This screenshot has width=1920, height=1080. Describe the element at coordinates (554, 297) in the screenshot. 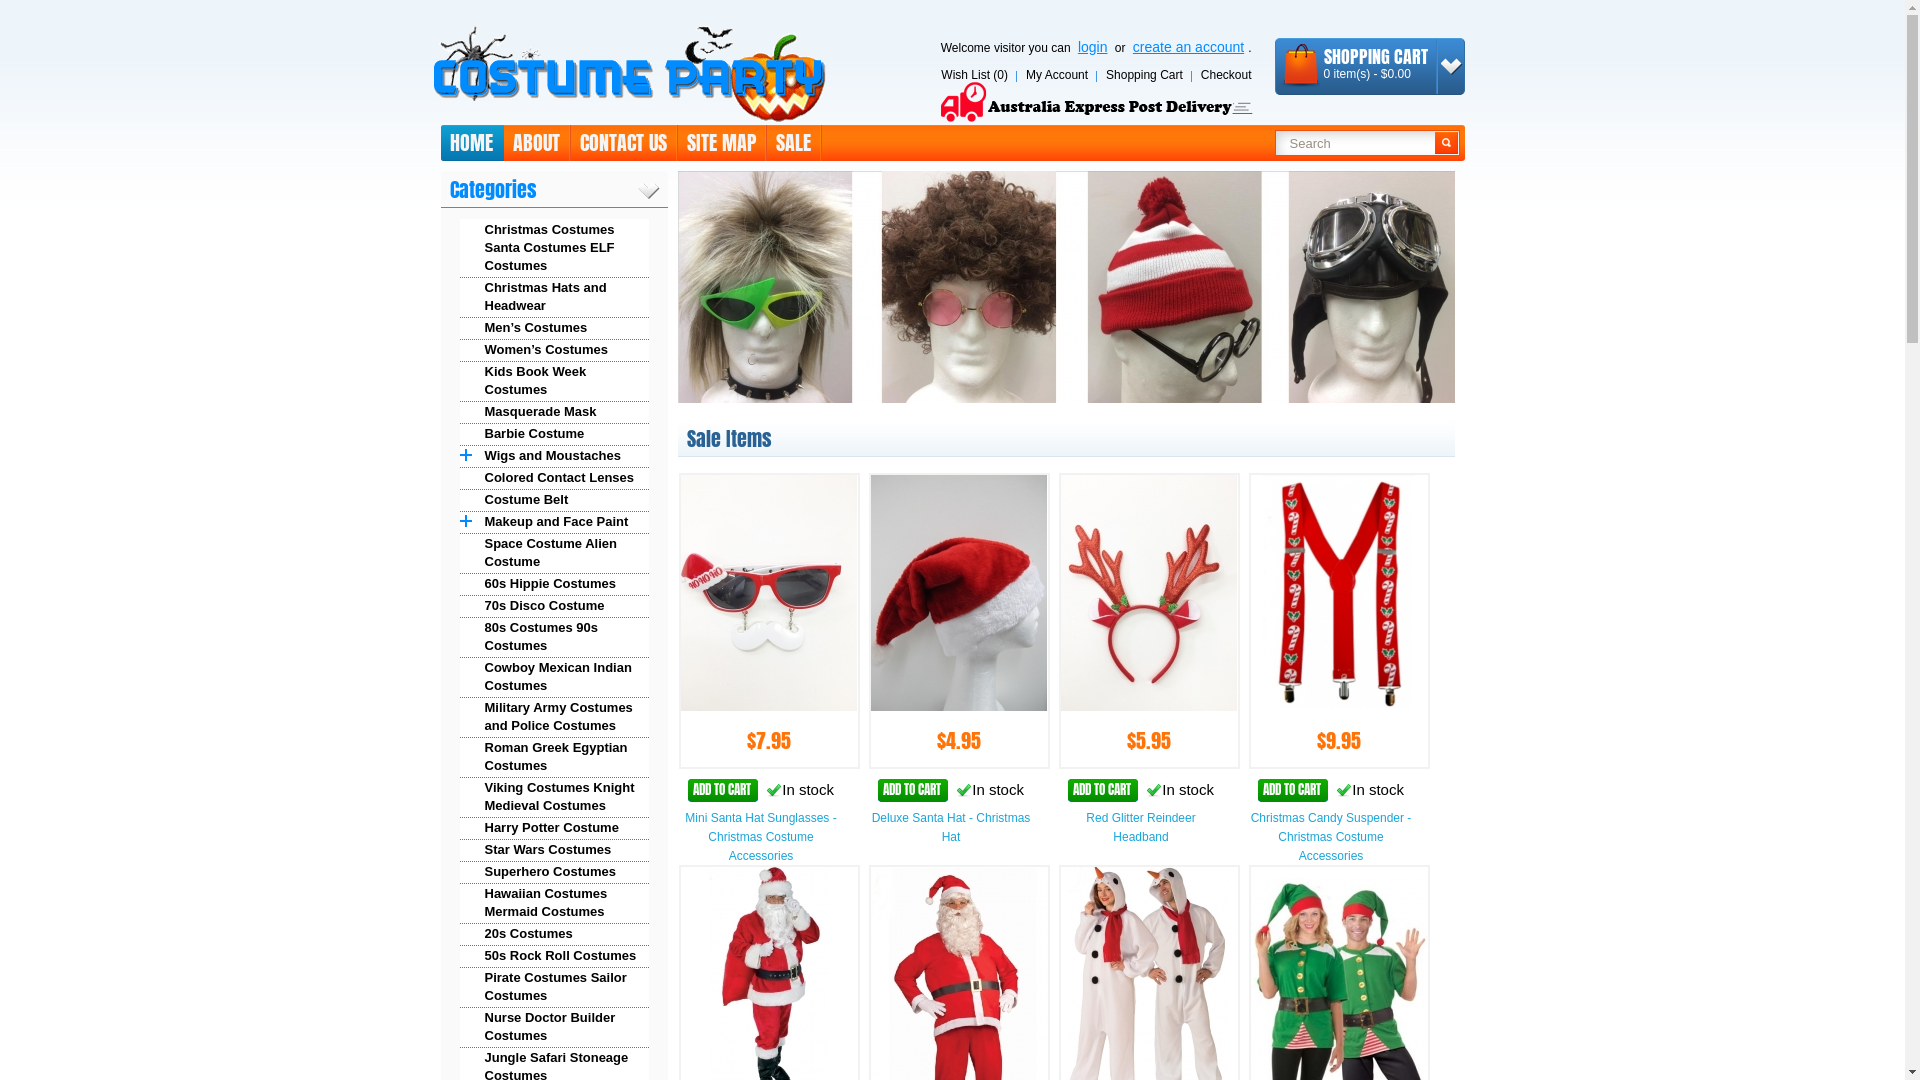

I see `'Christmas Hats and Headwear'` at that location.